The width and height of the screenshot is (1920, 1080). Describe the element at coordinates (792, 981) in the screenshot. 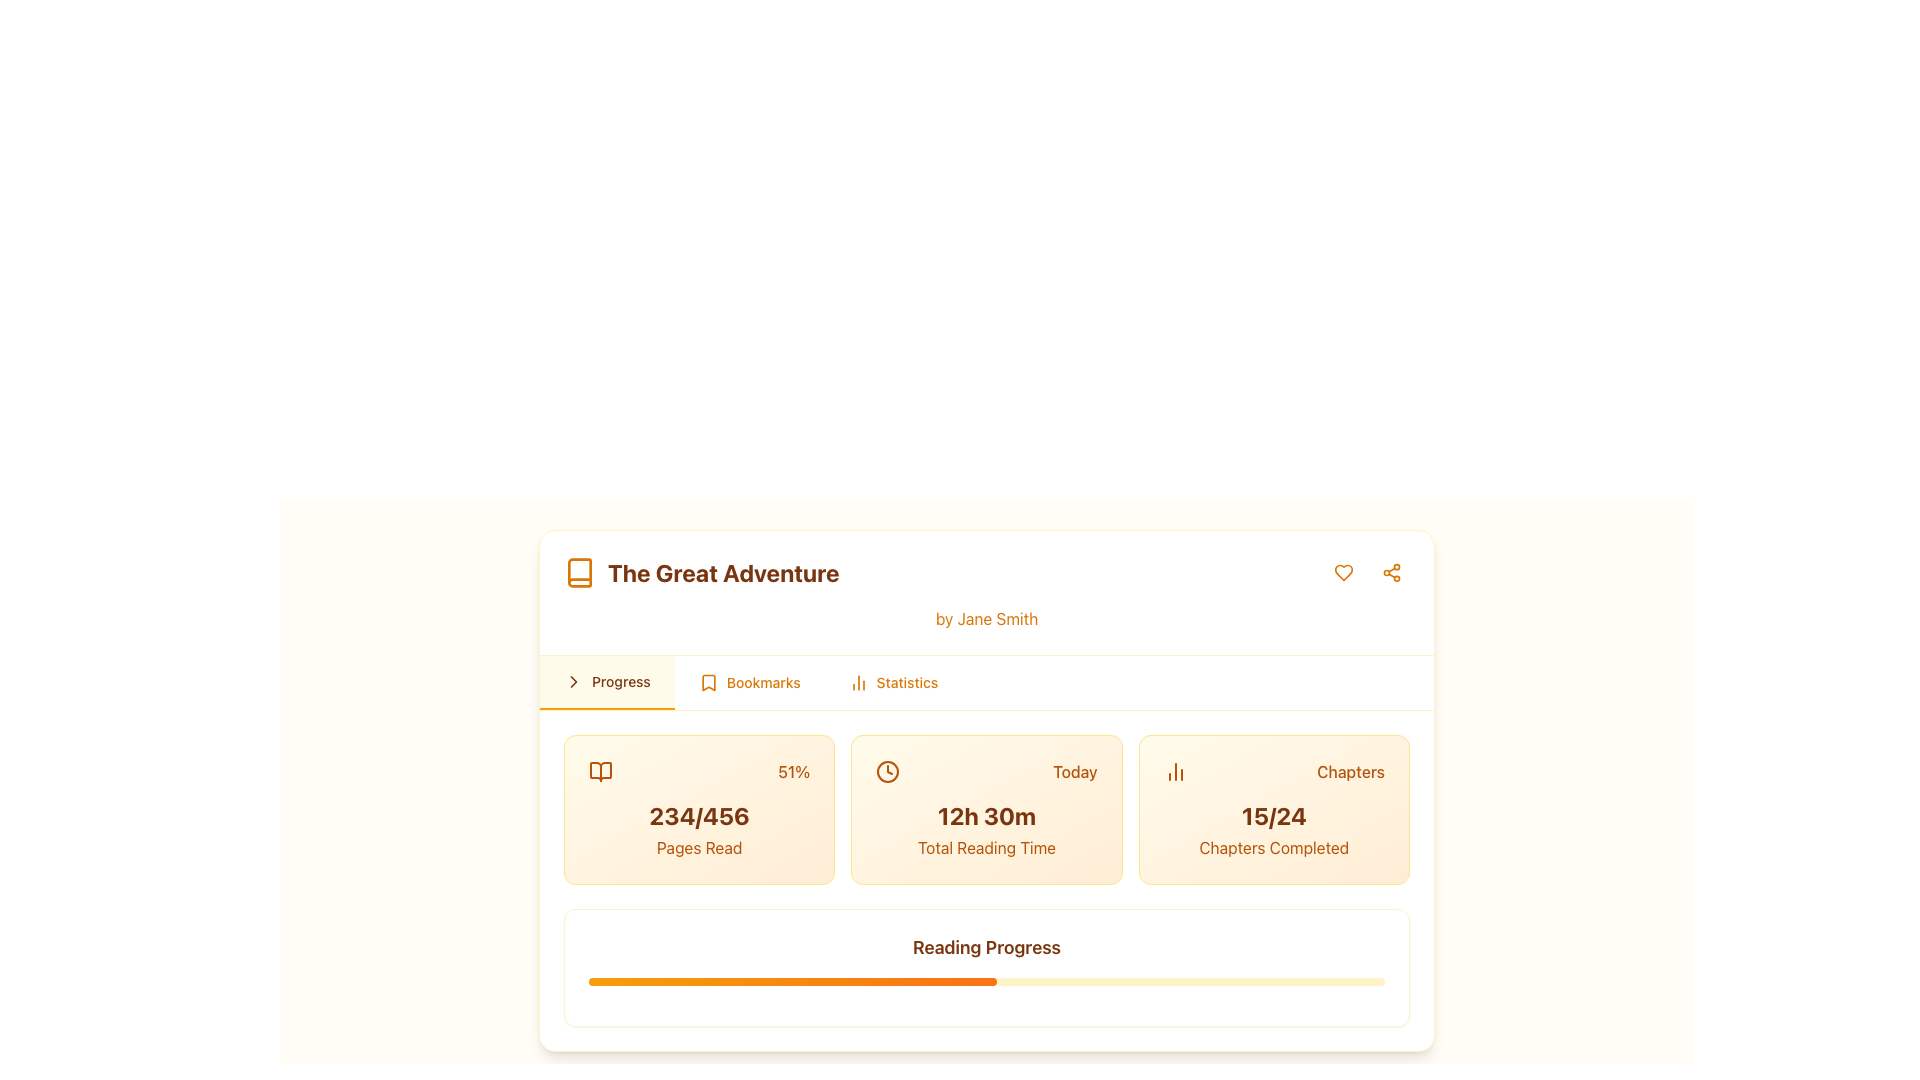

I see `the filled portion of the progress bar segment indicating reading progress located at the bottom of the card labeled 'Reading Progress'` at that location.